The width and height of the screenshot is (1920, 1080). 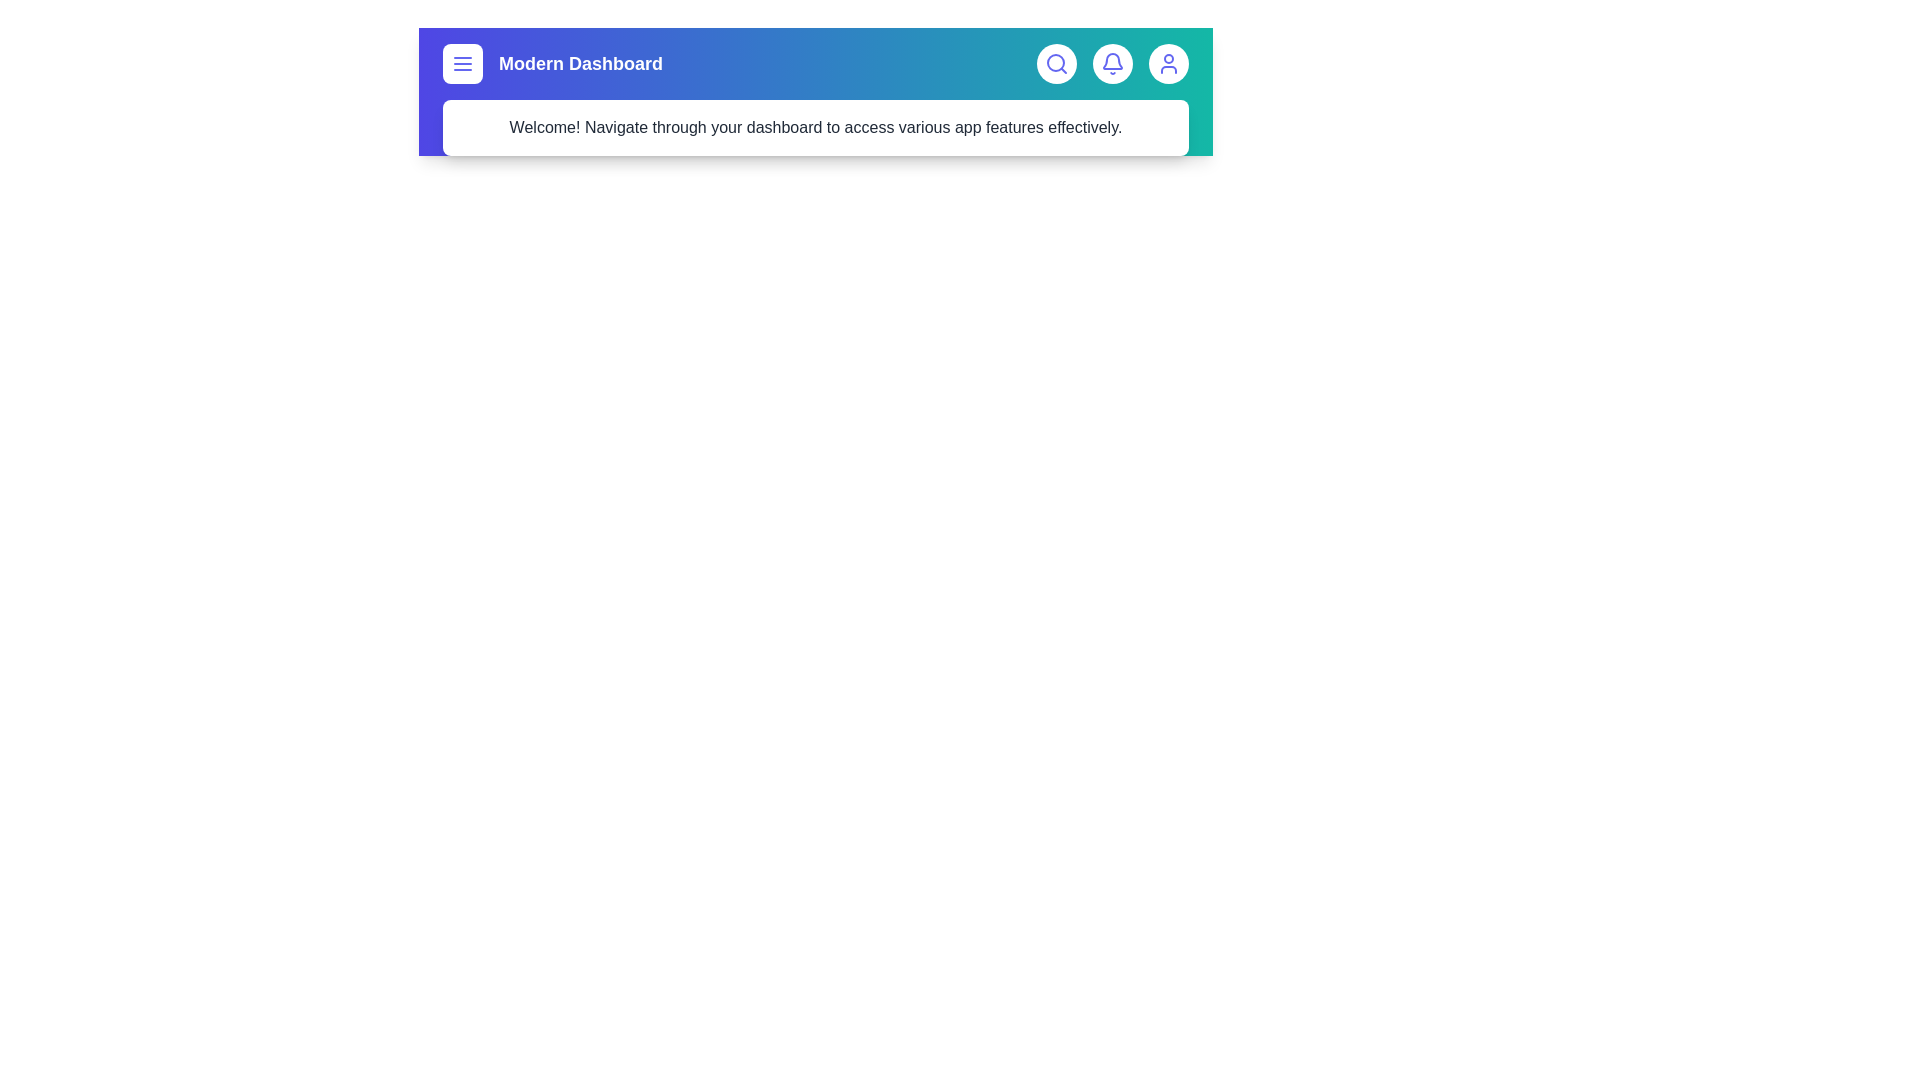 I want to click on the menu button to toggle the navigation menu, so click(x=461, y=63).